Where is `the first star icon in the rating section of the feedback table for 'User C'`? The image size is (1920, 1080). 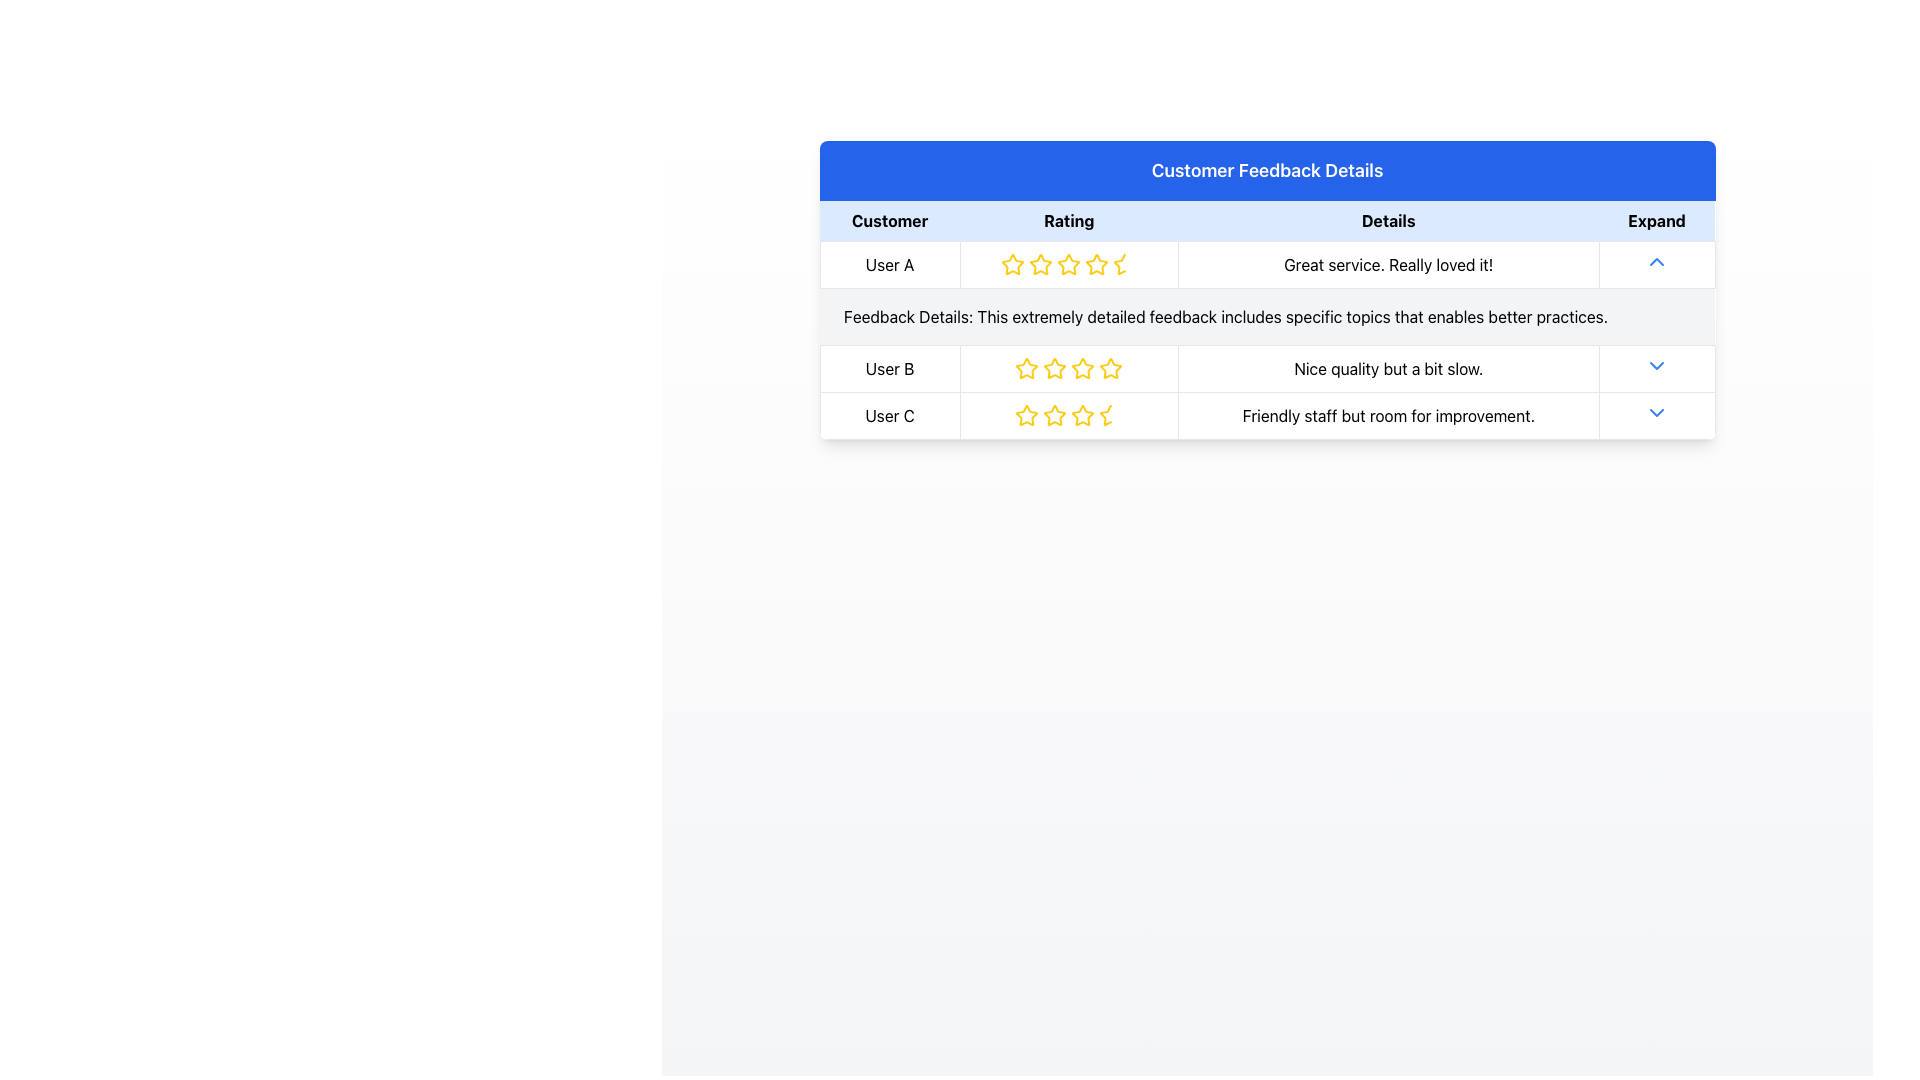 the first star icon in the rating section of the feedback table for 'User C' is located at coordinates (1027, 415).